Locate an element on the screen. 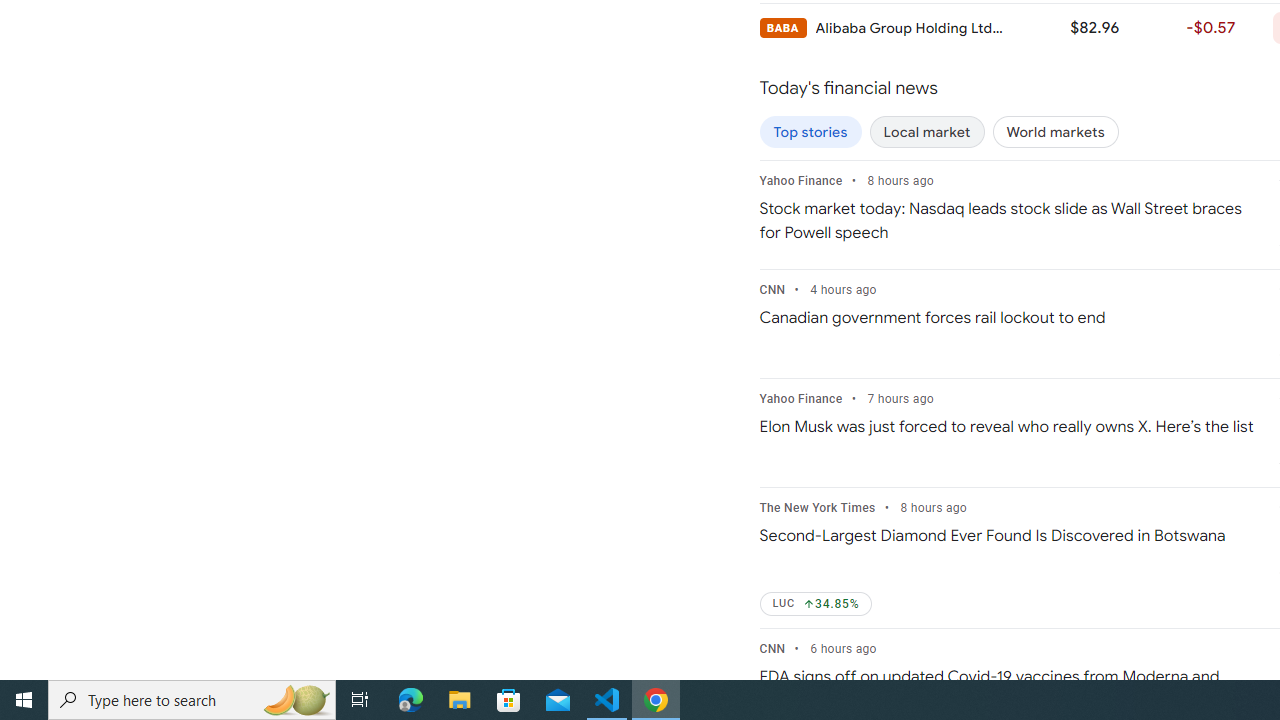 This screenshot has width=1280, height=720. 'World markets' is located at coordinates (1054, 132).